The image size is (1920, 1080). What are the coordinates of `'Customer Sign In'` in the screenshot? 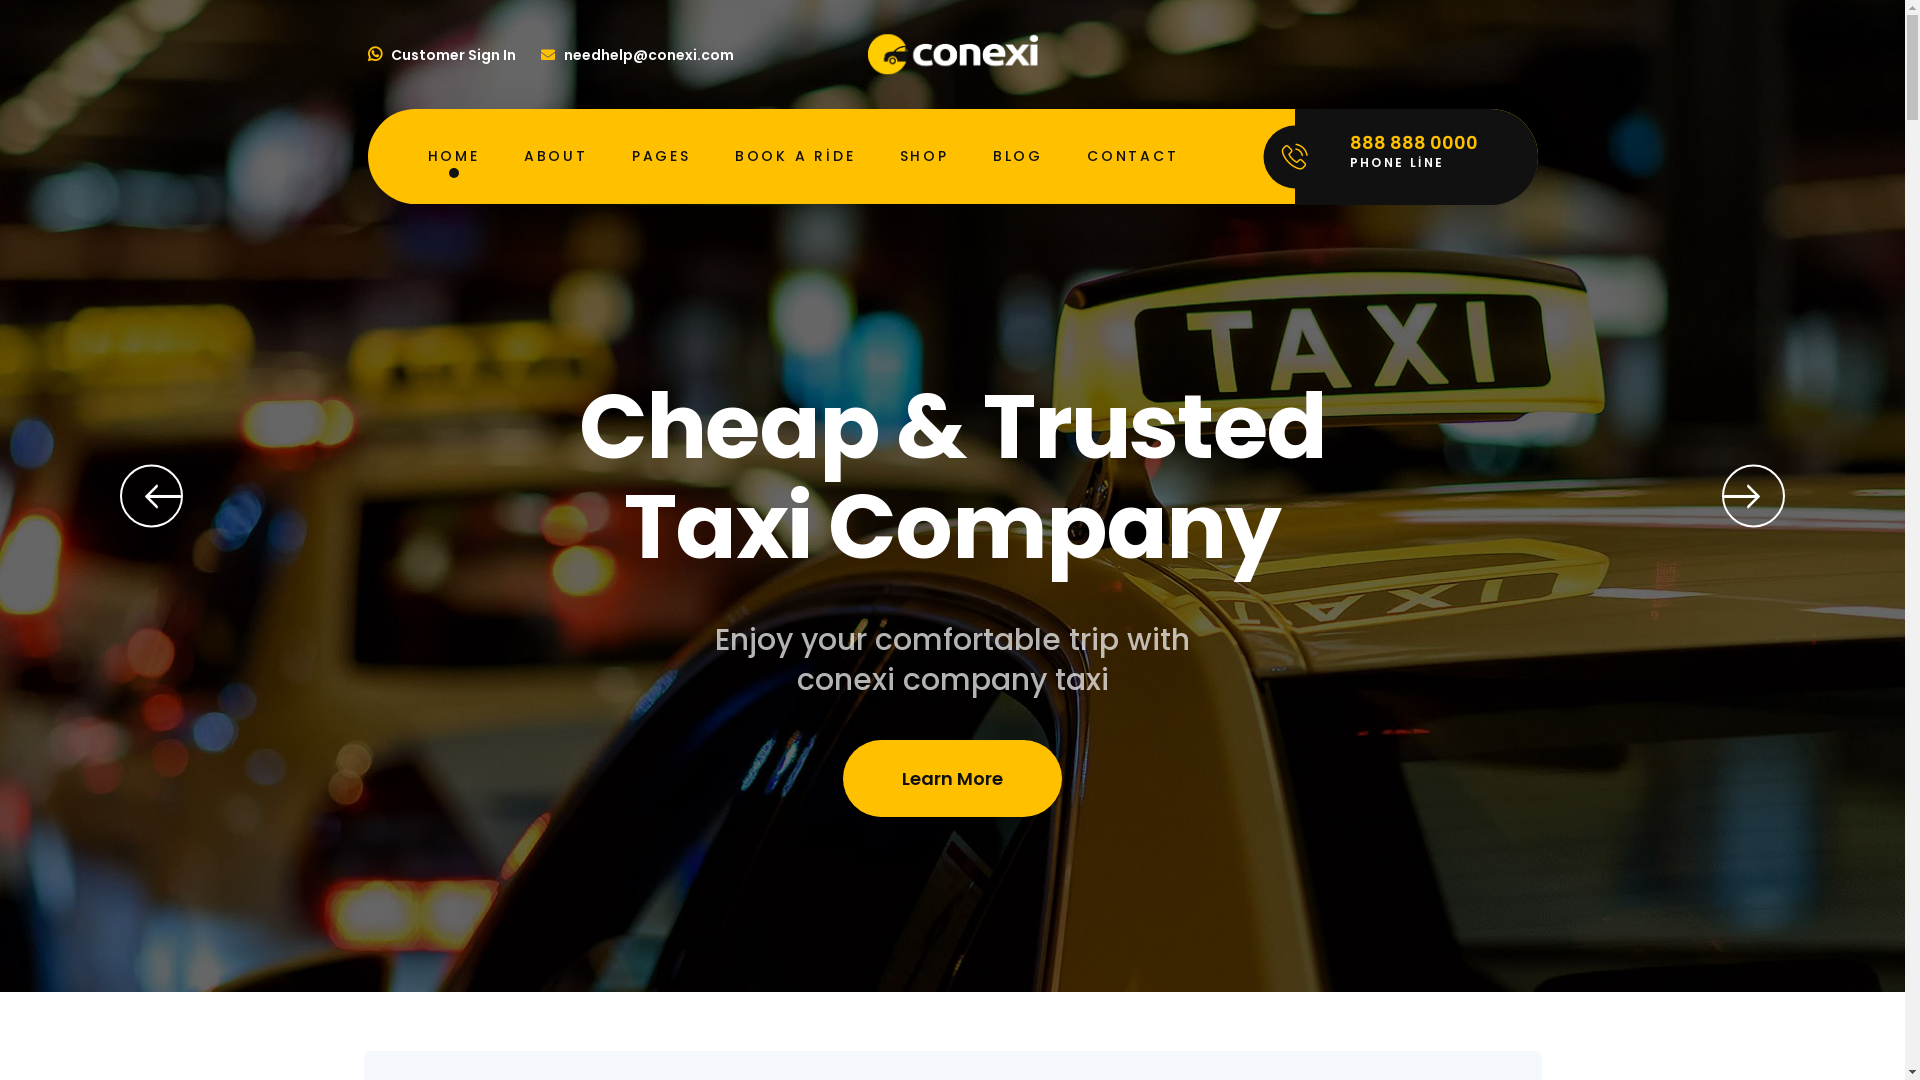 It's located at (368, 53).